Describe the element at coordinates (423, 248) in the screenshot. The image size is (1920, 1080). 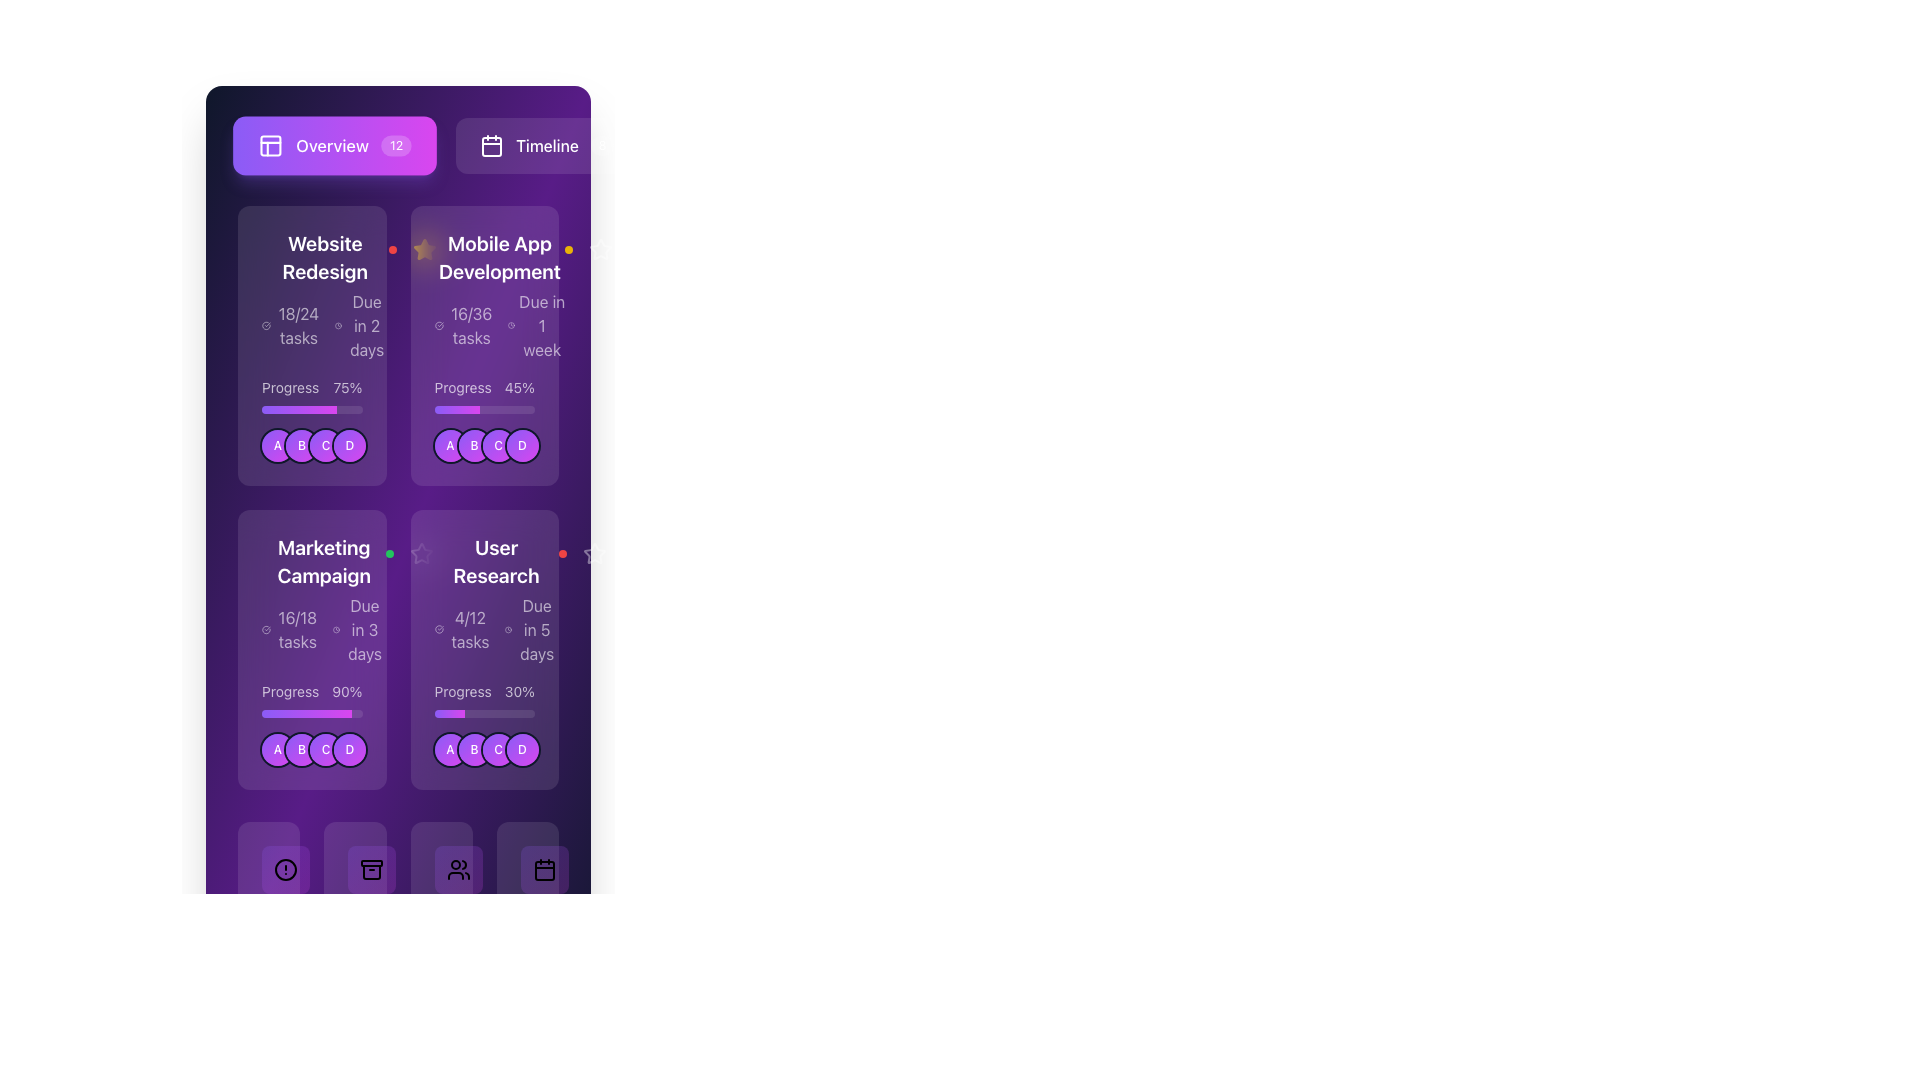
I see `the star-shaped icon with a hollow outline located in the top-right quadrant of the 'Mobile App Development' card` at that location.